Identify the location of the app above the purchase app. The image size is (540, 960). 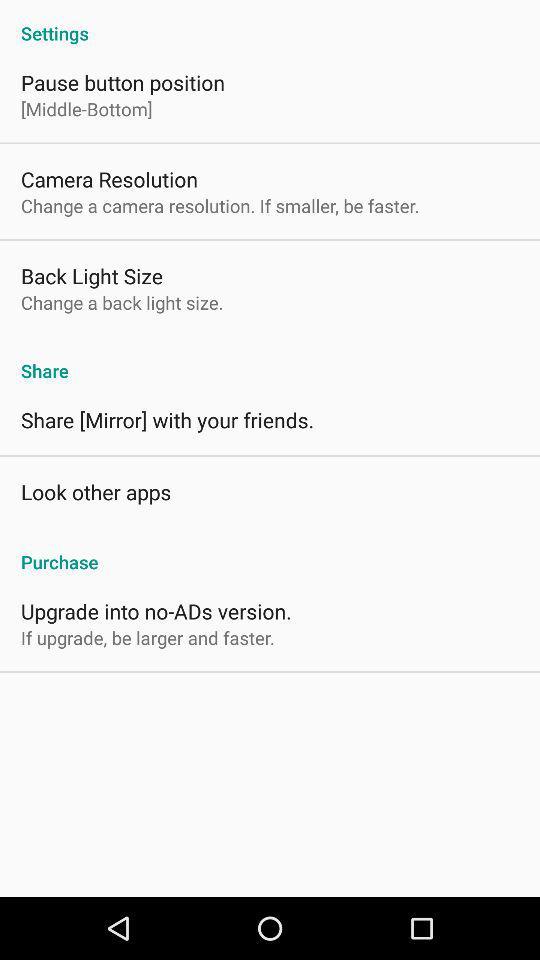
(95, 490).